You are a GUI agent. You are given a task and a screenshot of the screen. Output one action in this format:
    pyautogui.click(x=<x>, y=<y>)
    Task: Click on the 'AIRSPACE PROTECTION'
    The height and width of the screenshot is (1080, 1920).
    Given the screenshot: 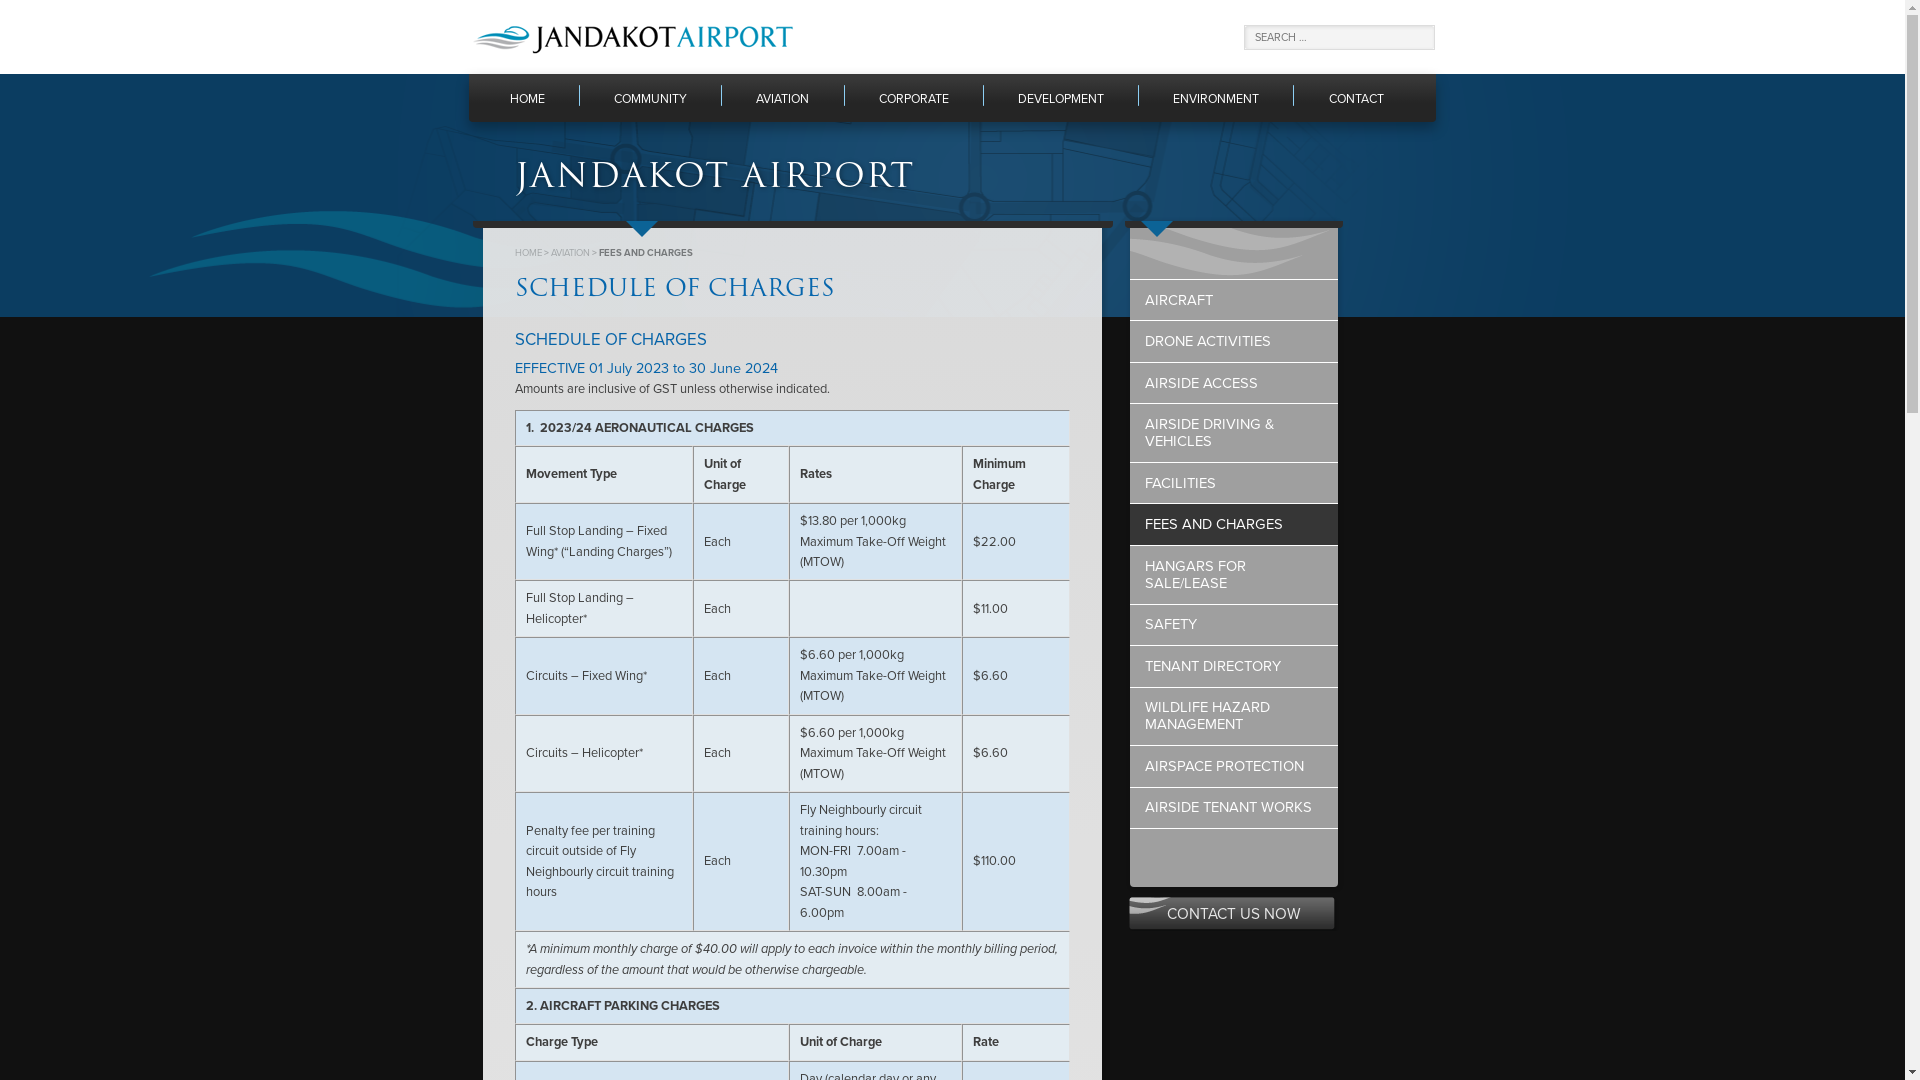 What is the action you would take?
    pyautogui.click(x=1232, y=765)
    